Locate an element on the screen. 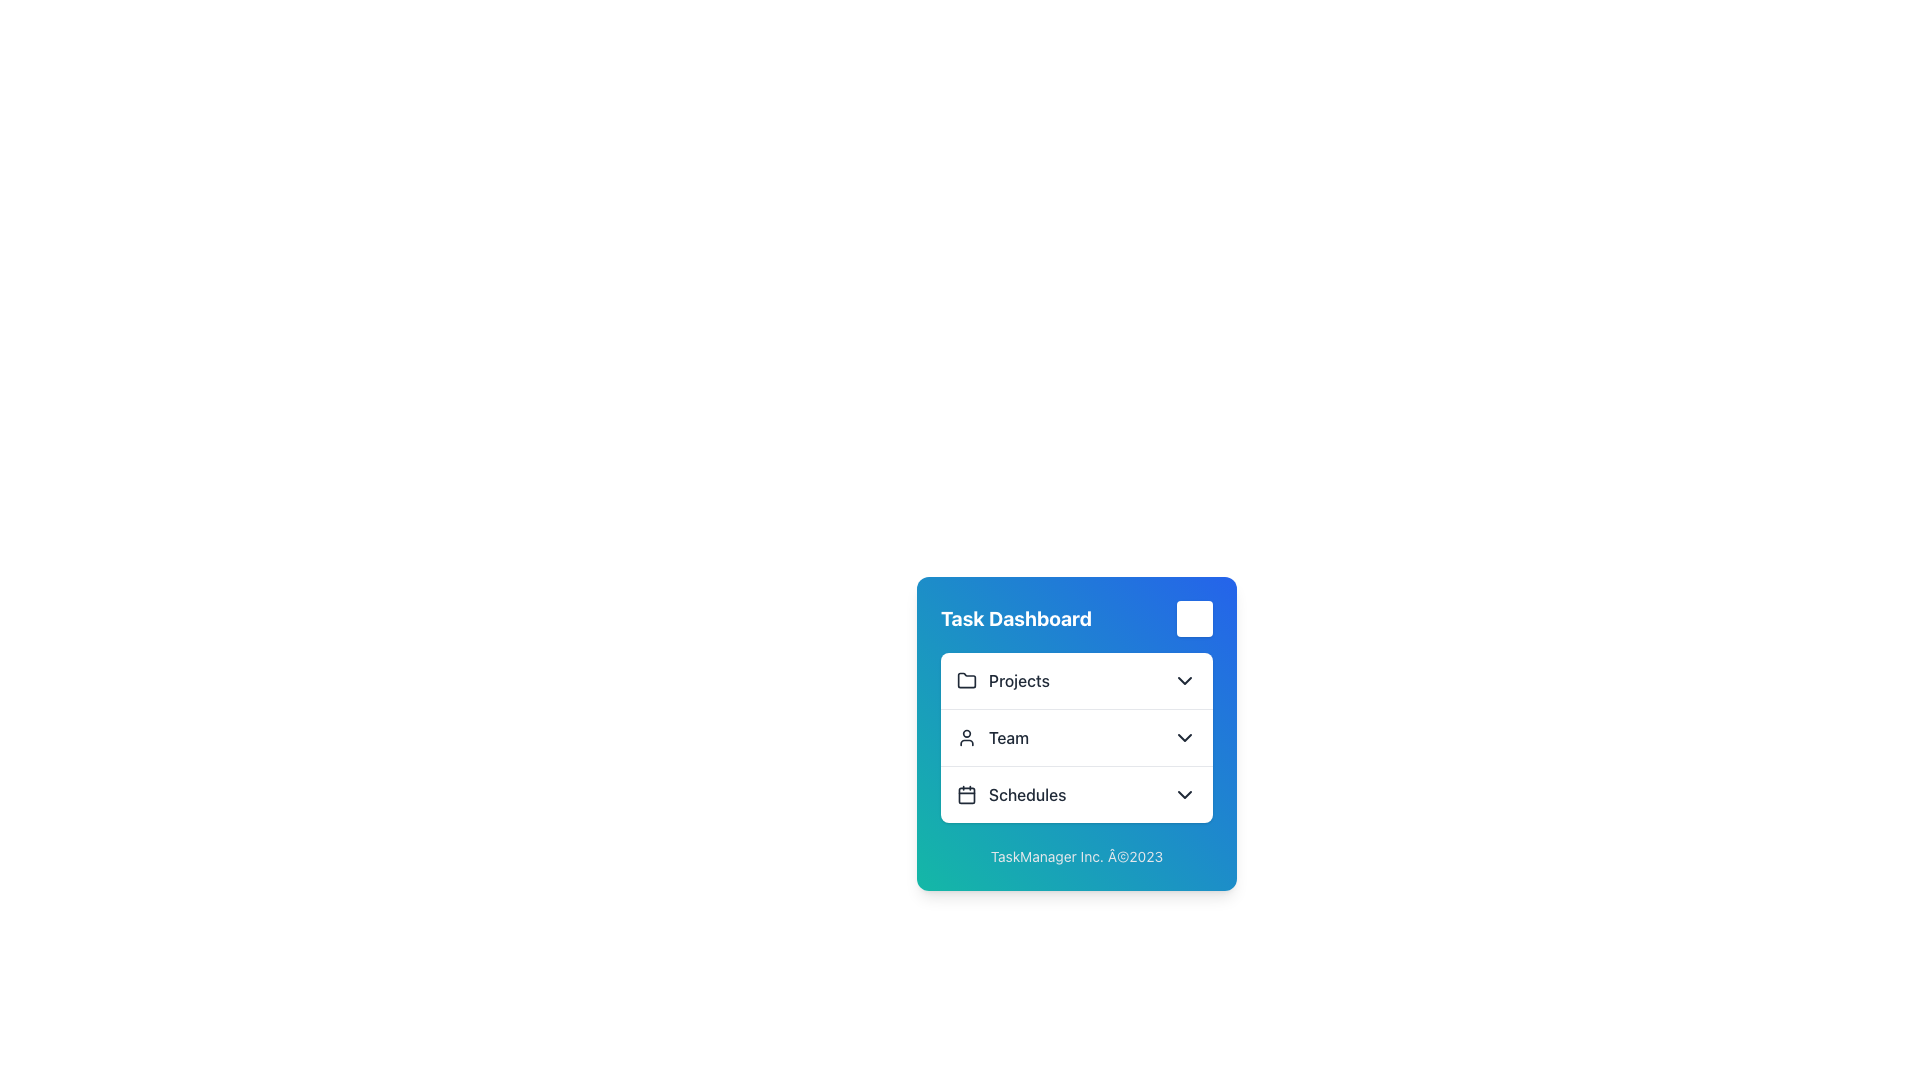 The height and width of the screenshot is (1080, 1920). the 'Team' section icon located in the second row of the menu list in the 'Task Dashboard' area, which is to the left of the text 'Team' is located at coordinates (966, 737).